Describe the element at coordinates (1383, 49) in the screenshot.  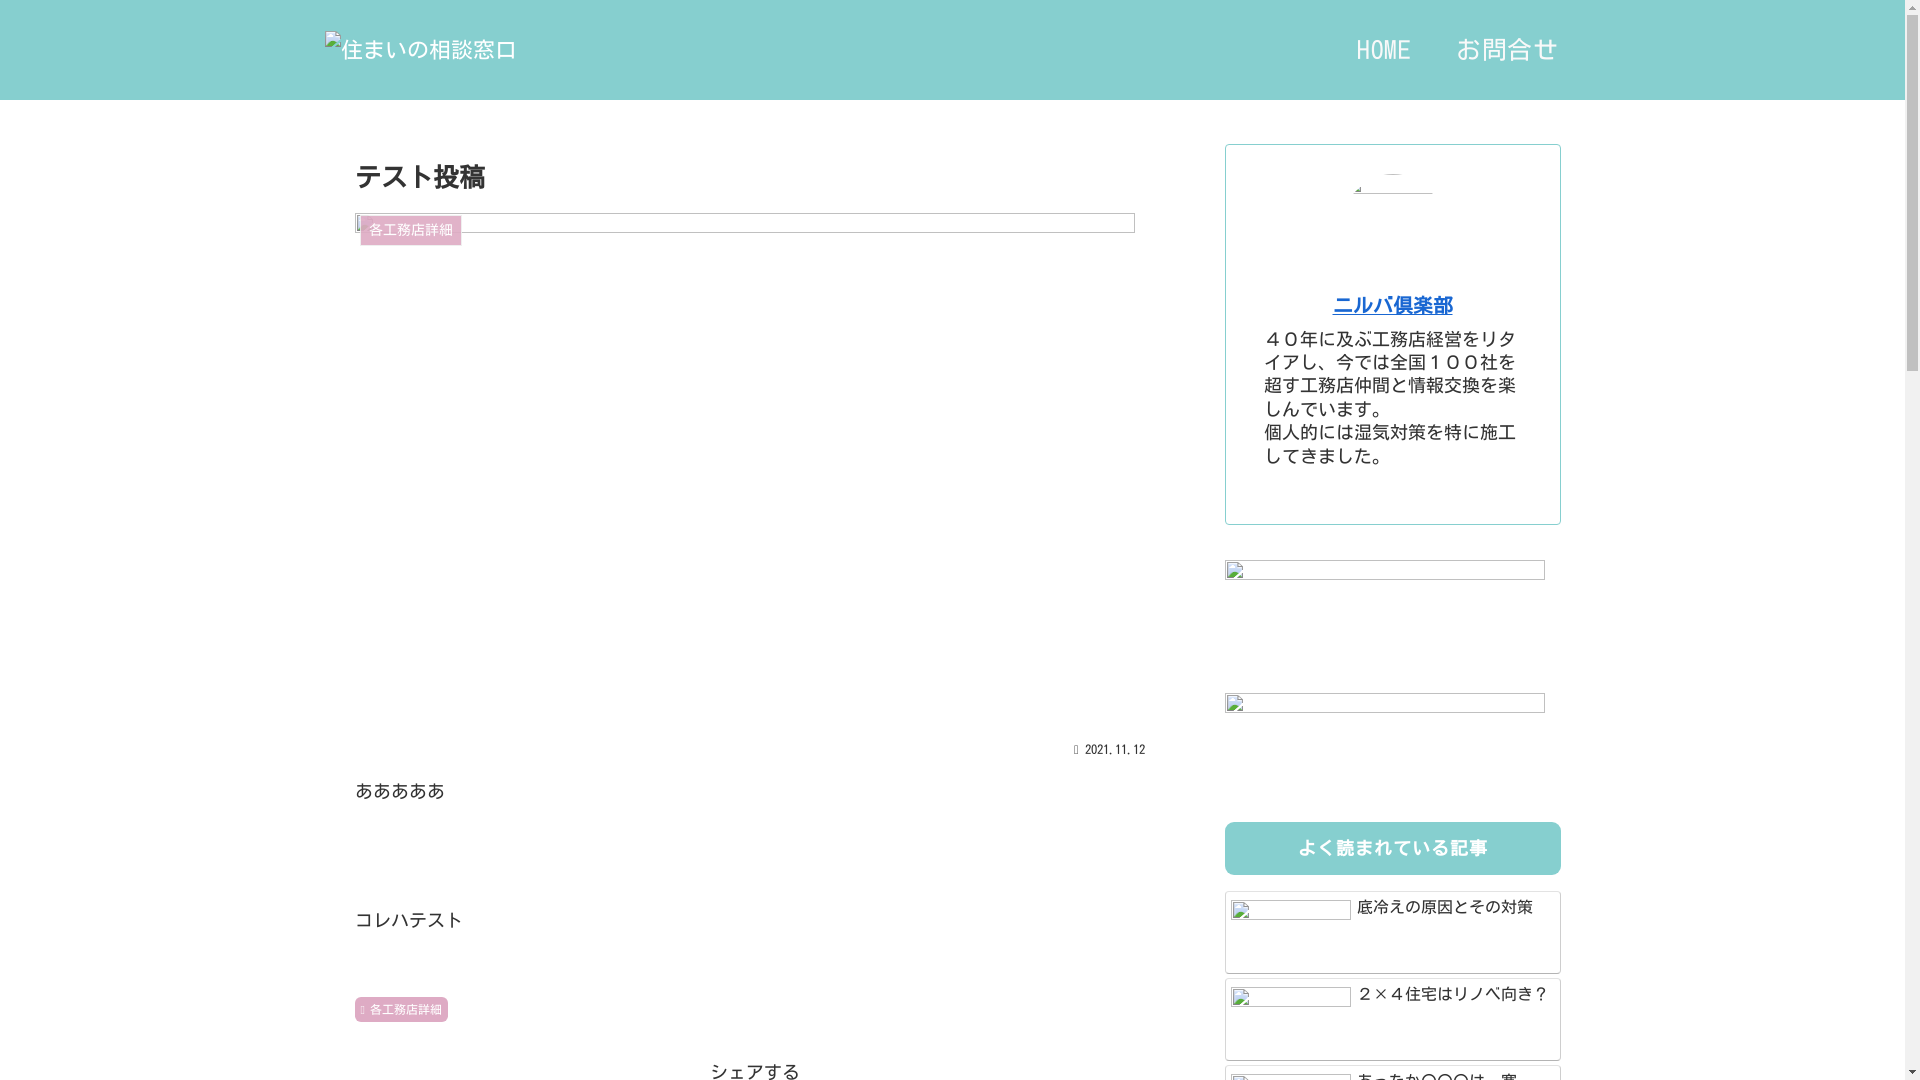
I see `'HOME'` at that location.